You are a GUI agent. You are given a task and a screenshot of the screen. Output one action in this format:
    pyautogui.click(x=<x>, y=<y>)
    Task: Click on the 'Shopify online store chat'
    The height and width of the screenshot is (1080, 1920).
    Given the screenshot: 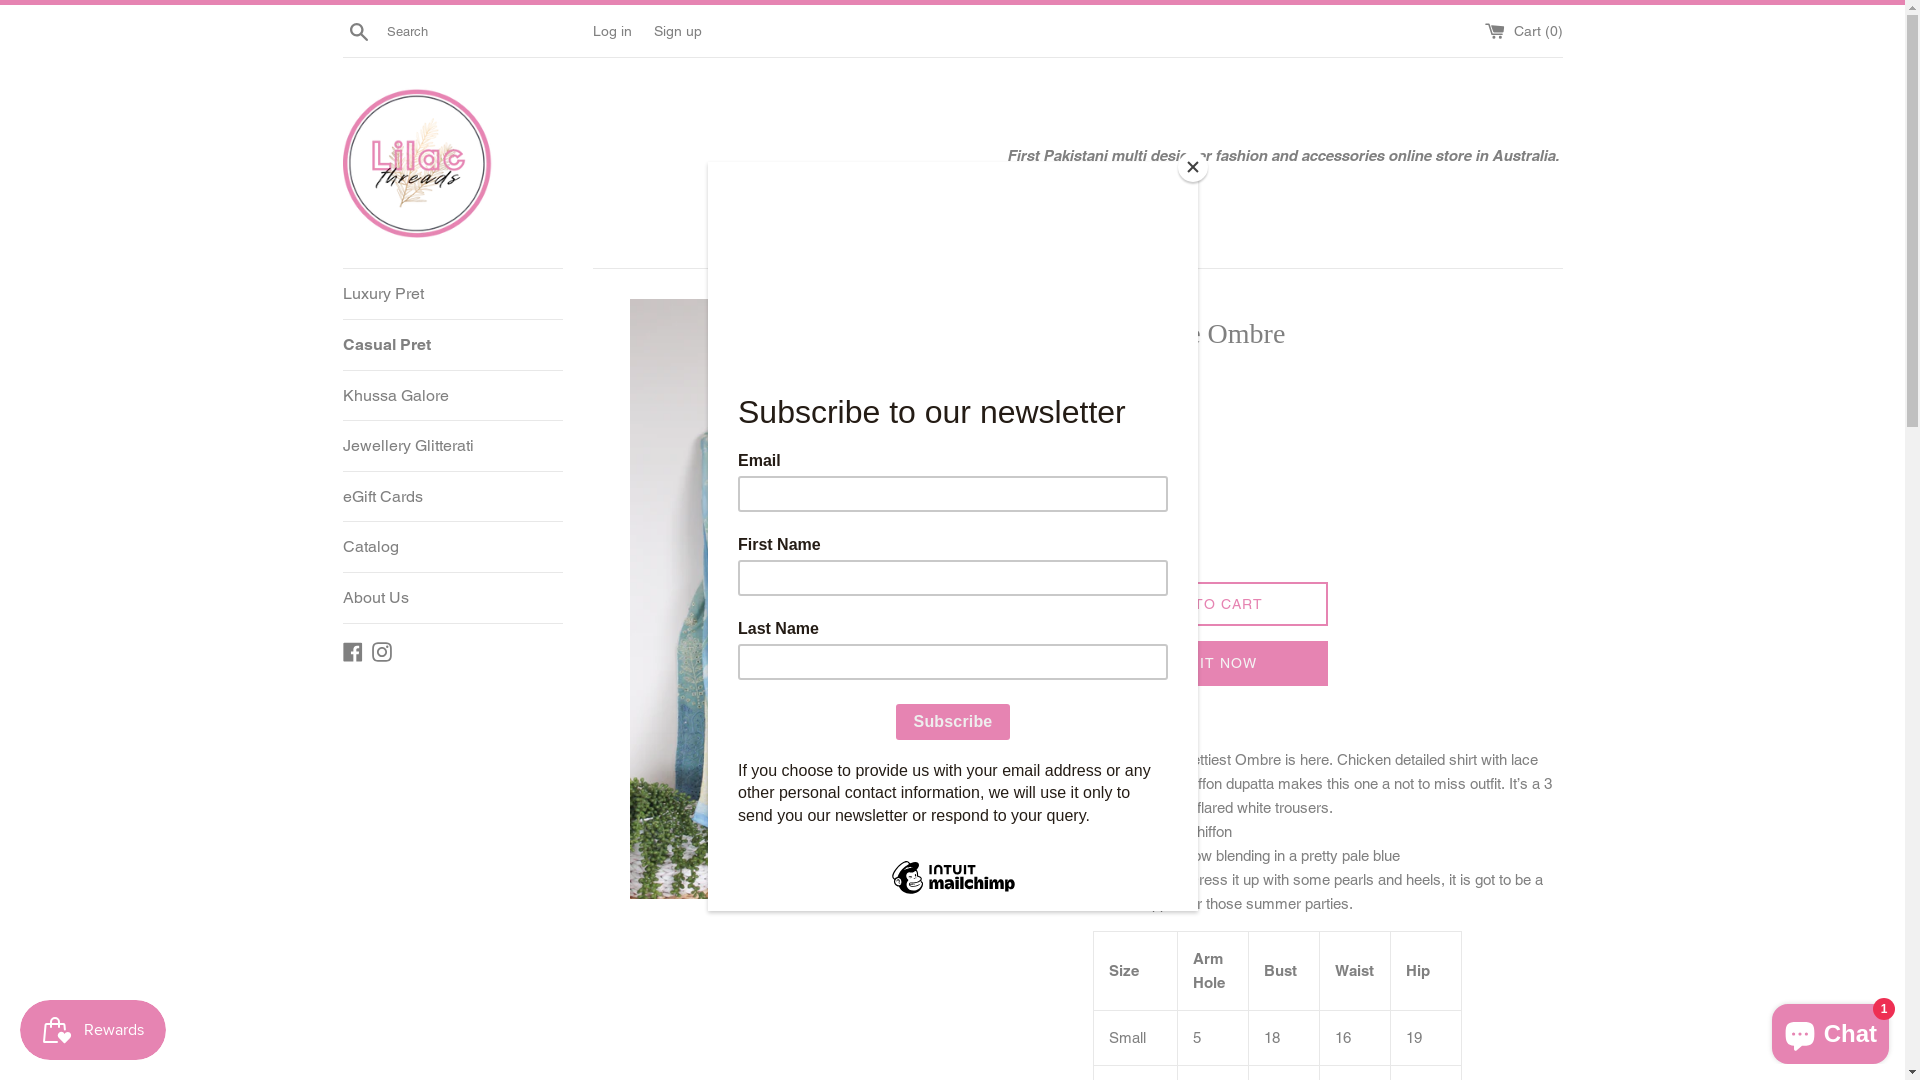 What is the action you would take?
    pyautogui.click(x=1830, y=1029)
    